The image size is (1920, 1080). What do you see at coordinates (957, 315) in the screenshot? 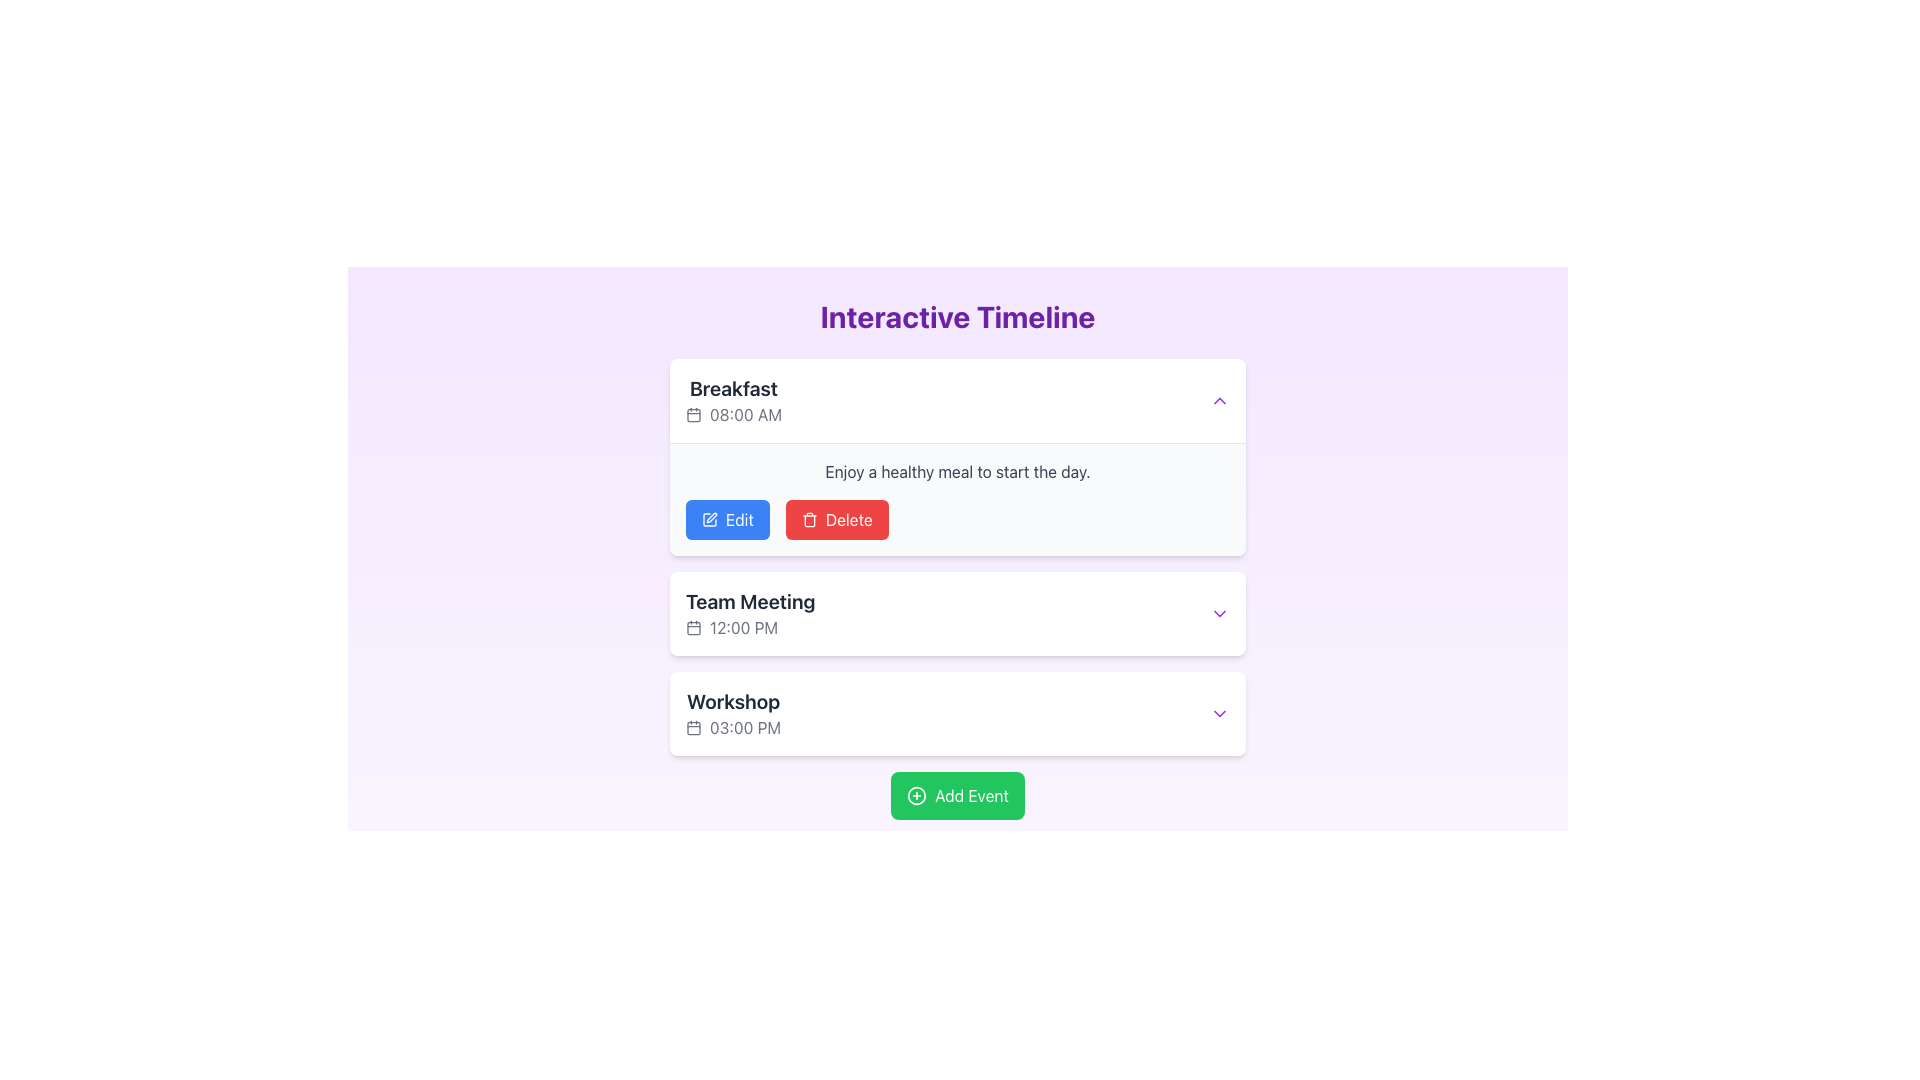
I see `the static text label or header component that serves as the title for the application managing an interactive timeline` at bounding box center [957, 315].